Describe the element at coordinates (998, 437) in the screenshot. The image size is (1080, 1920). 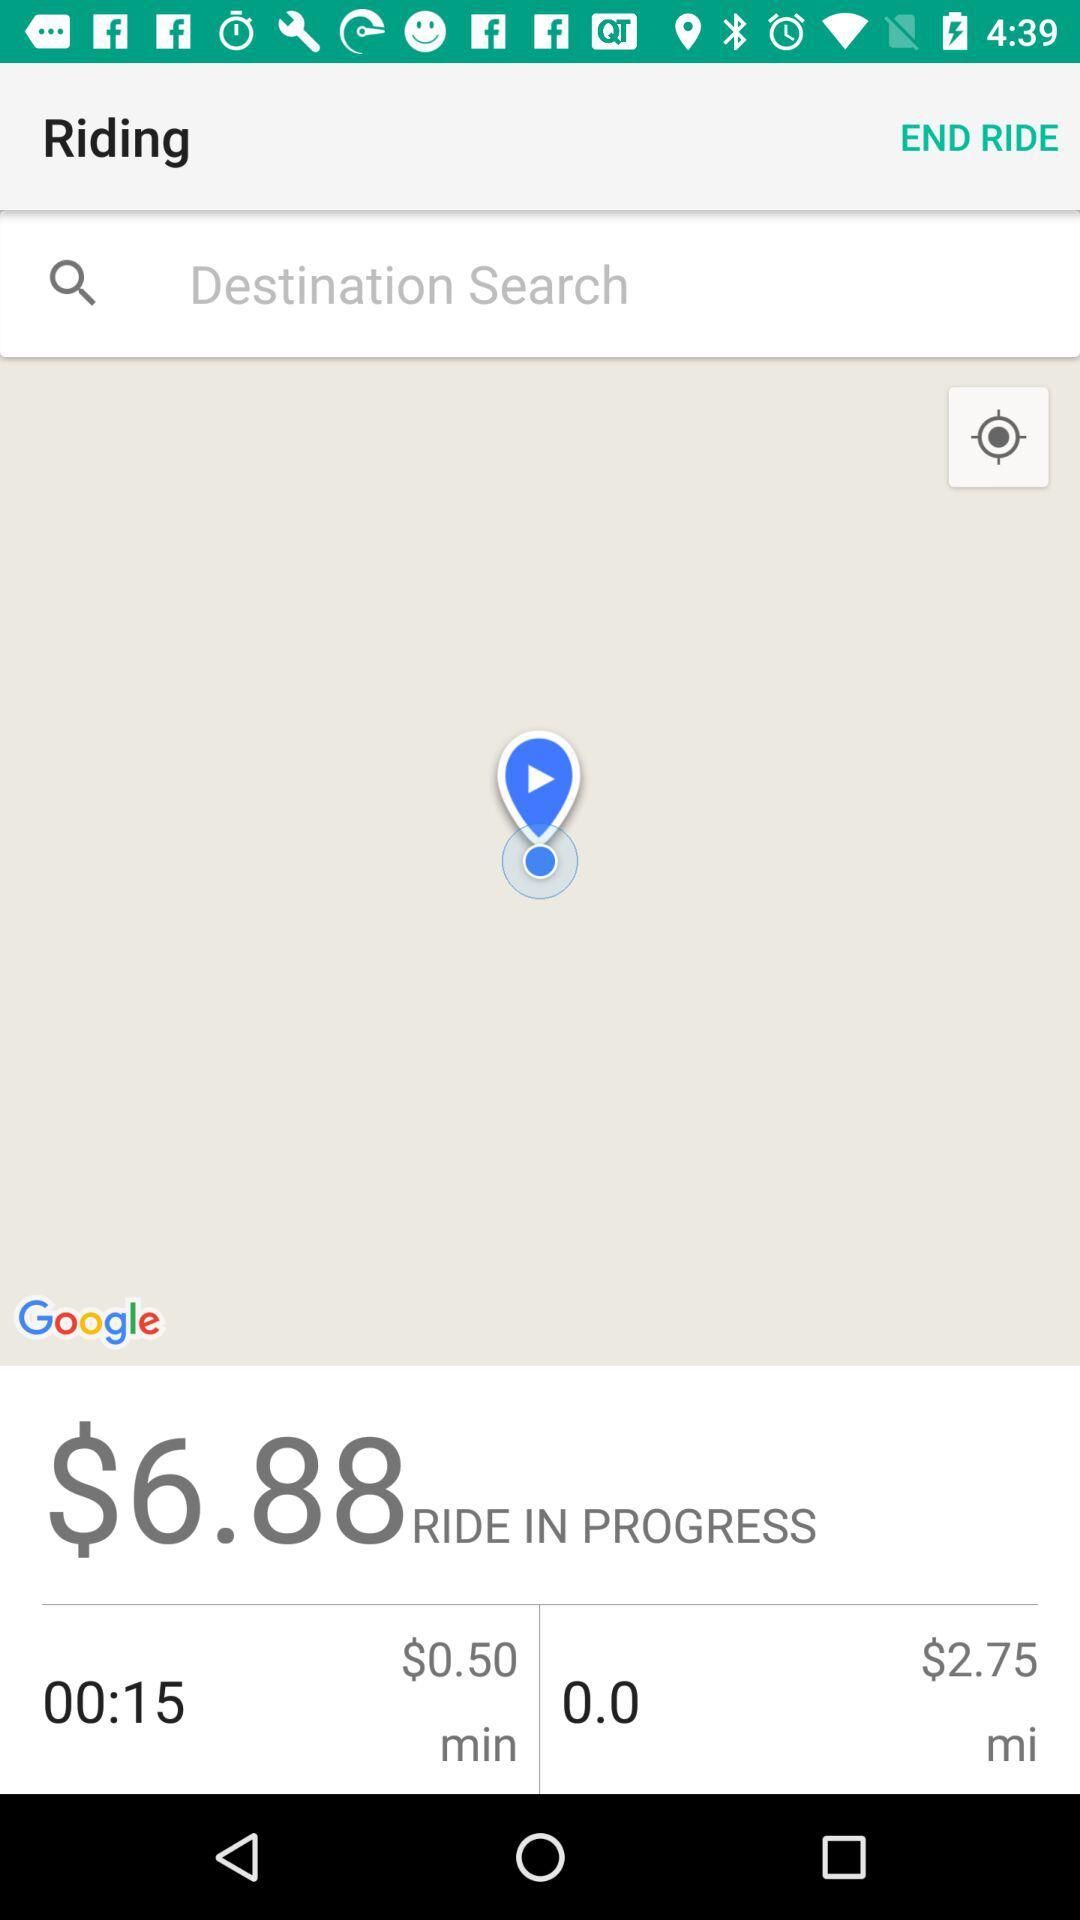
I see `the location_crosshair icon` at that location.